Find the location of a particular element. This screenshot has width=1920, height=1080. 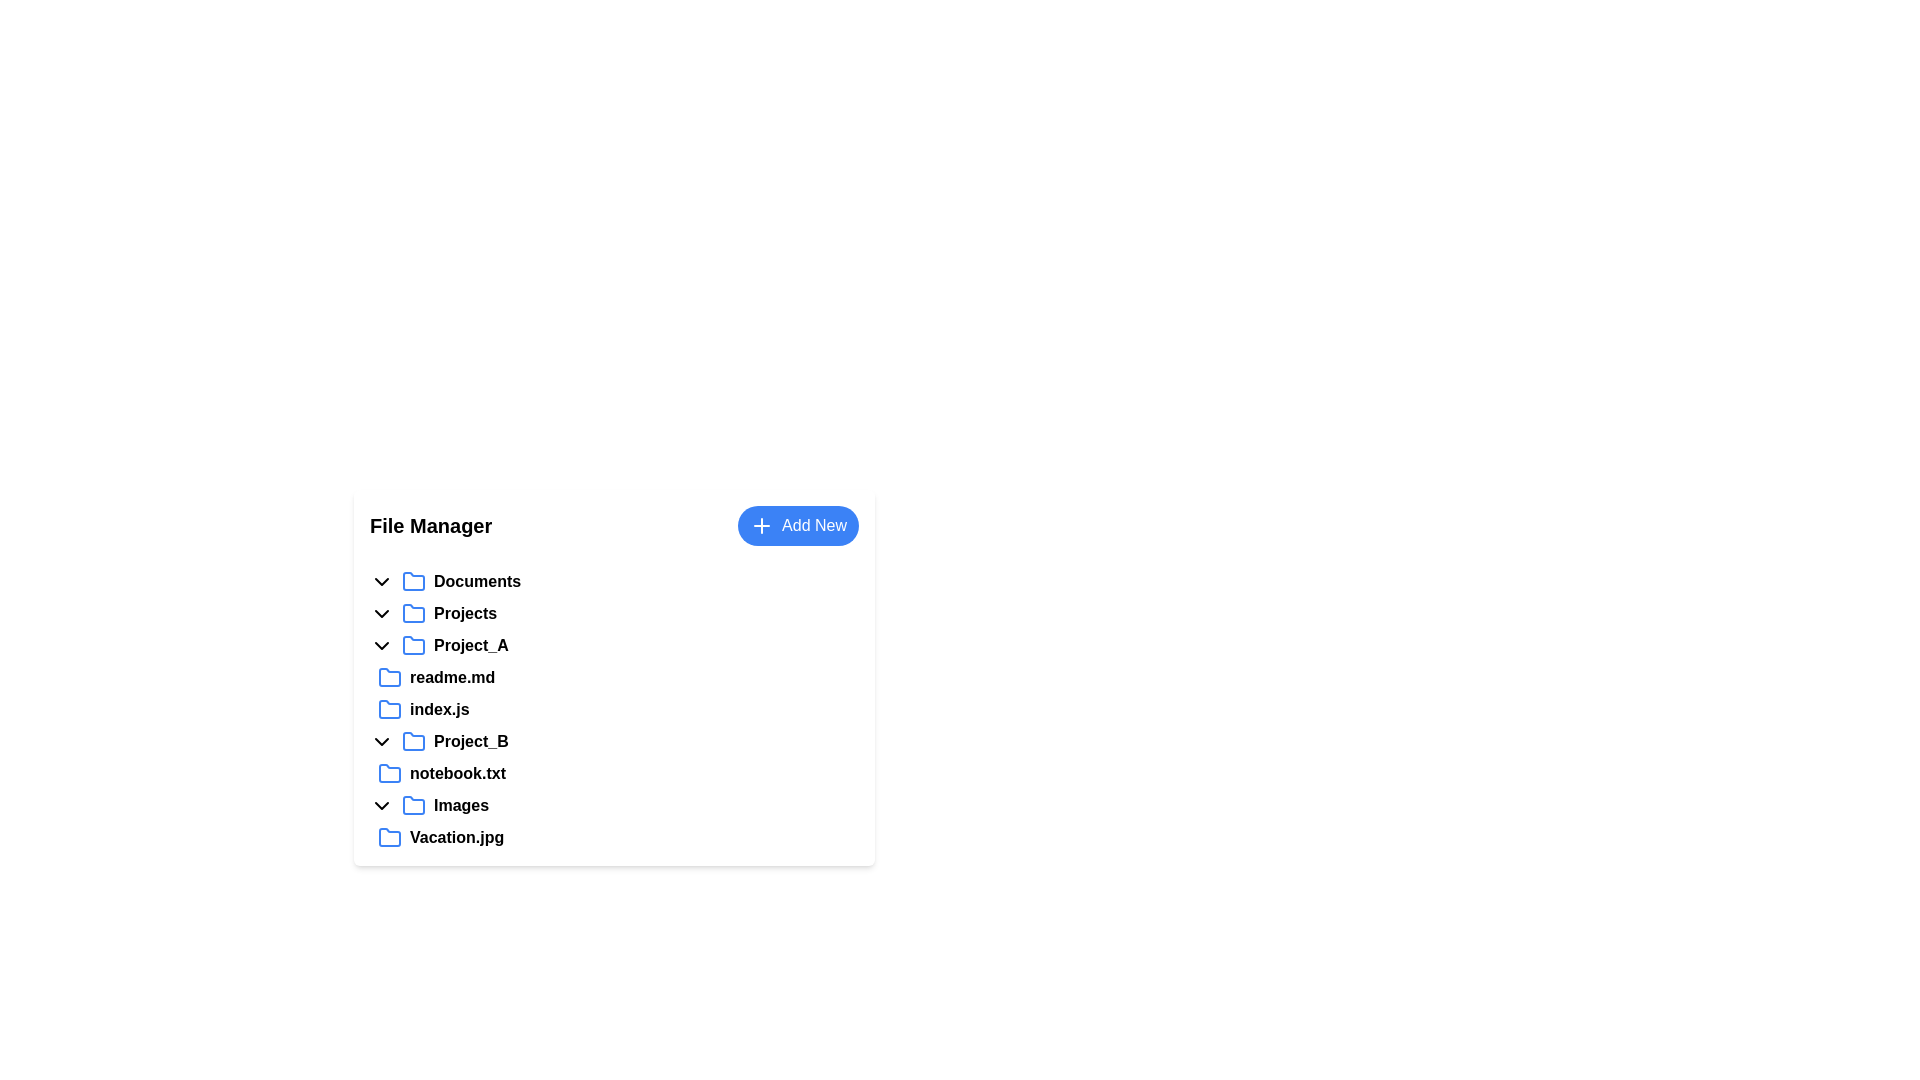

the 'Images' folder list item in the file manager is located at coordinates (613, 805).